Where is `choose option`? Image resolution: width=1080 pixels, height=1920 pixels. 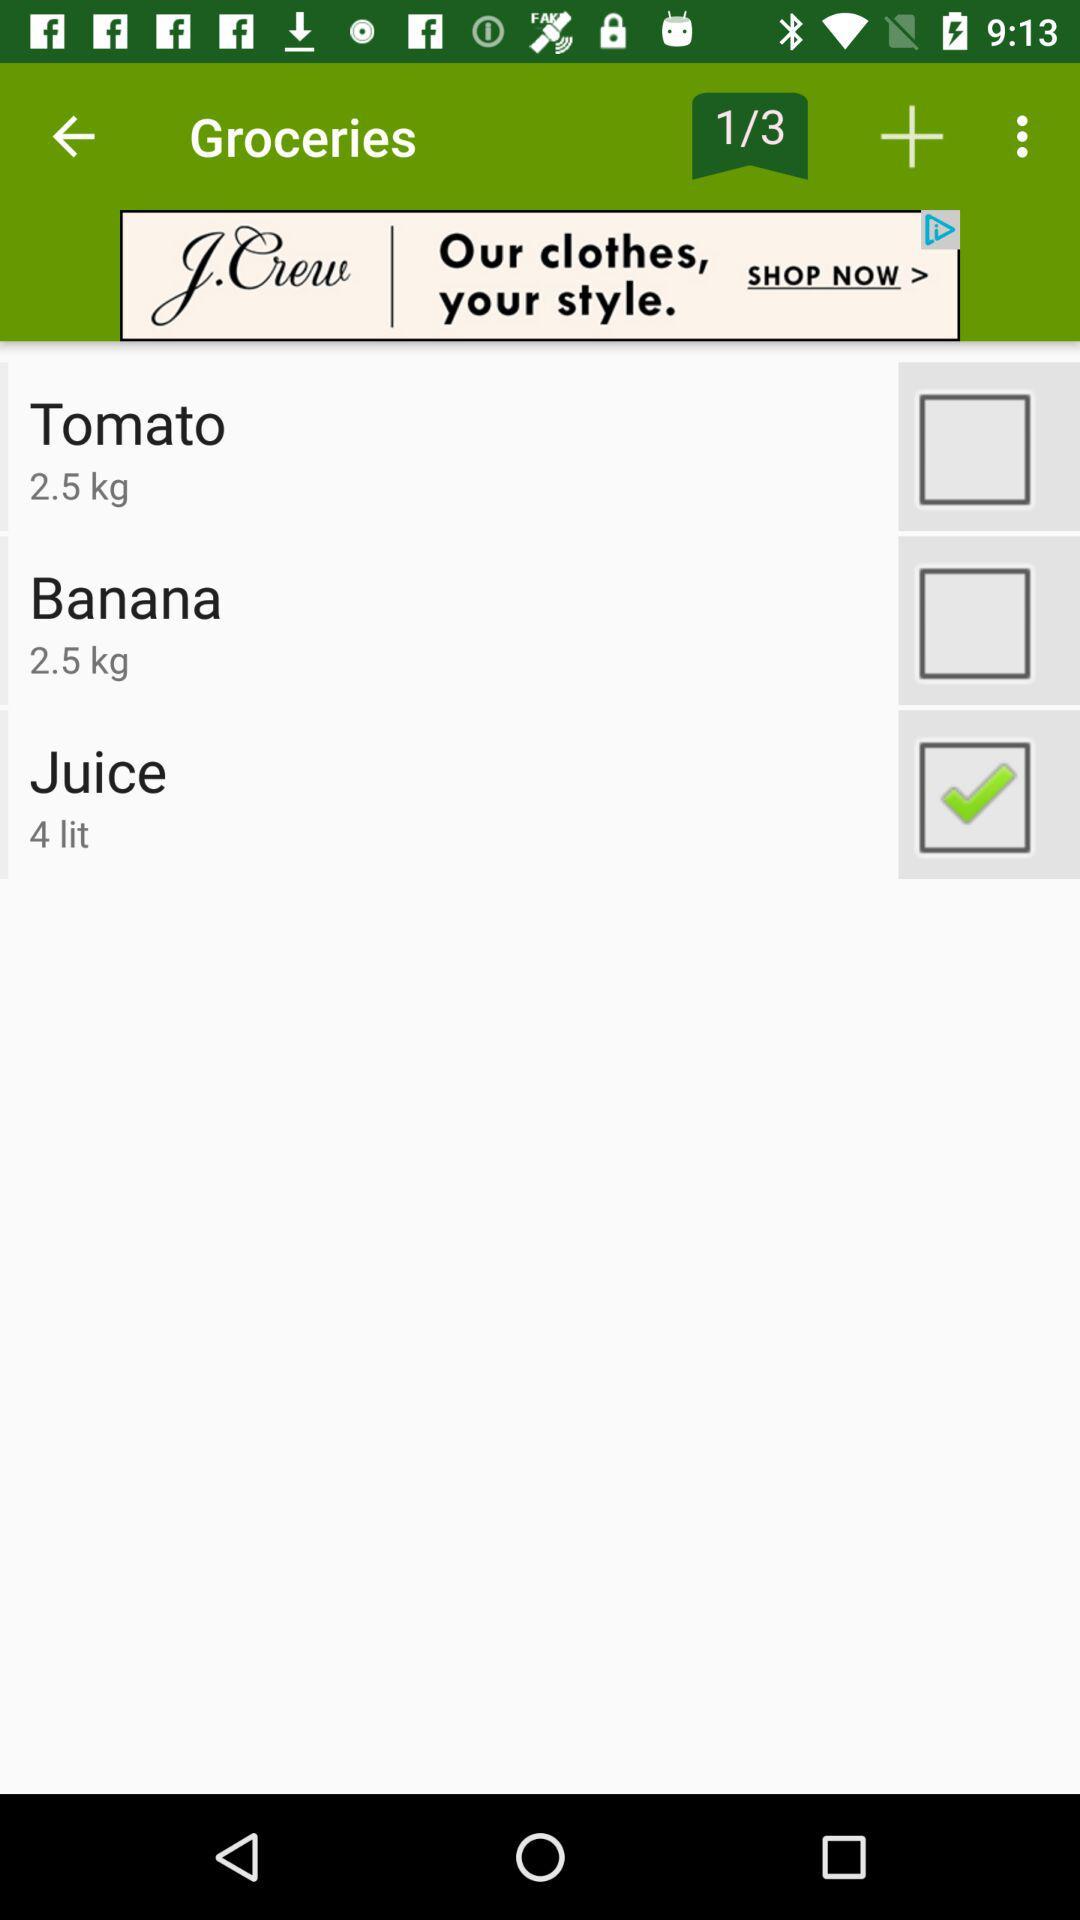
choose option is located at coordinates (988, 445).